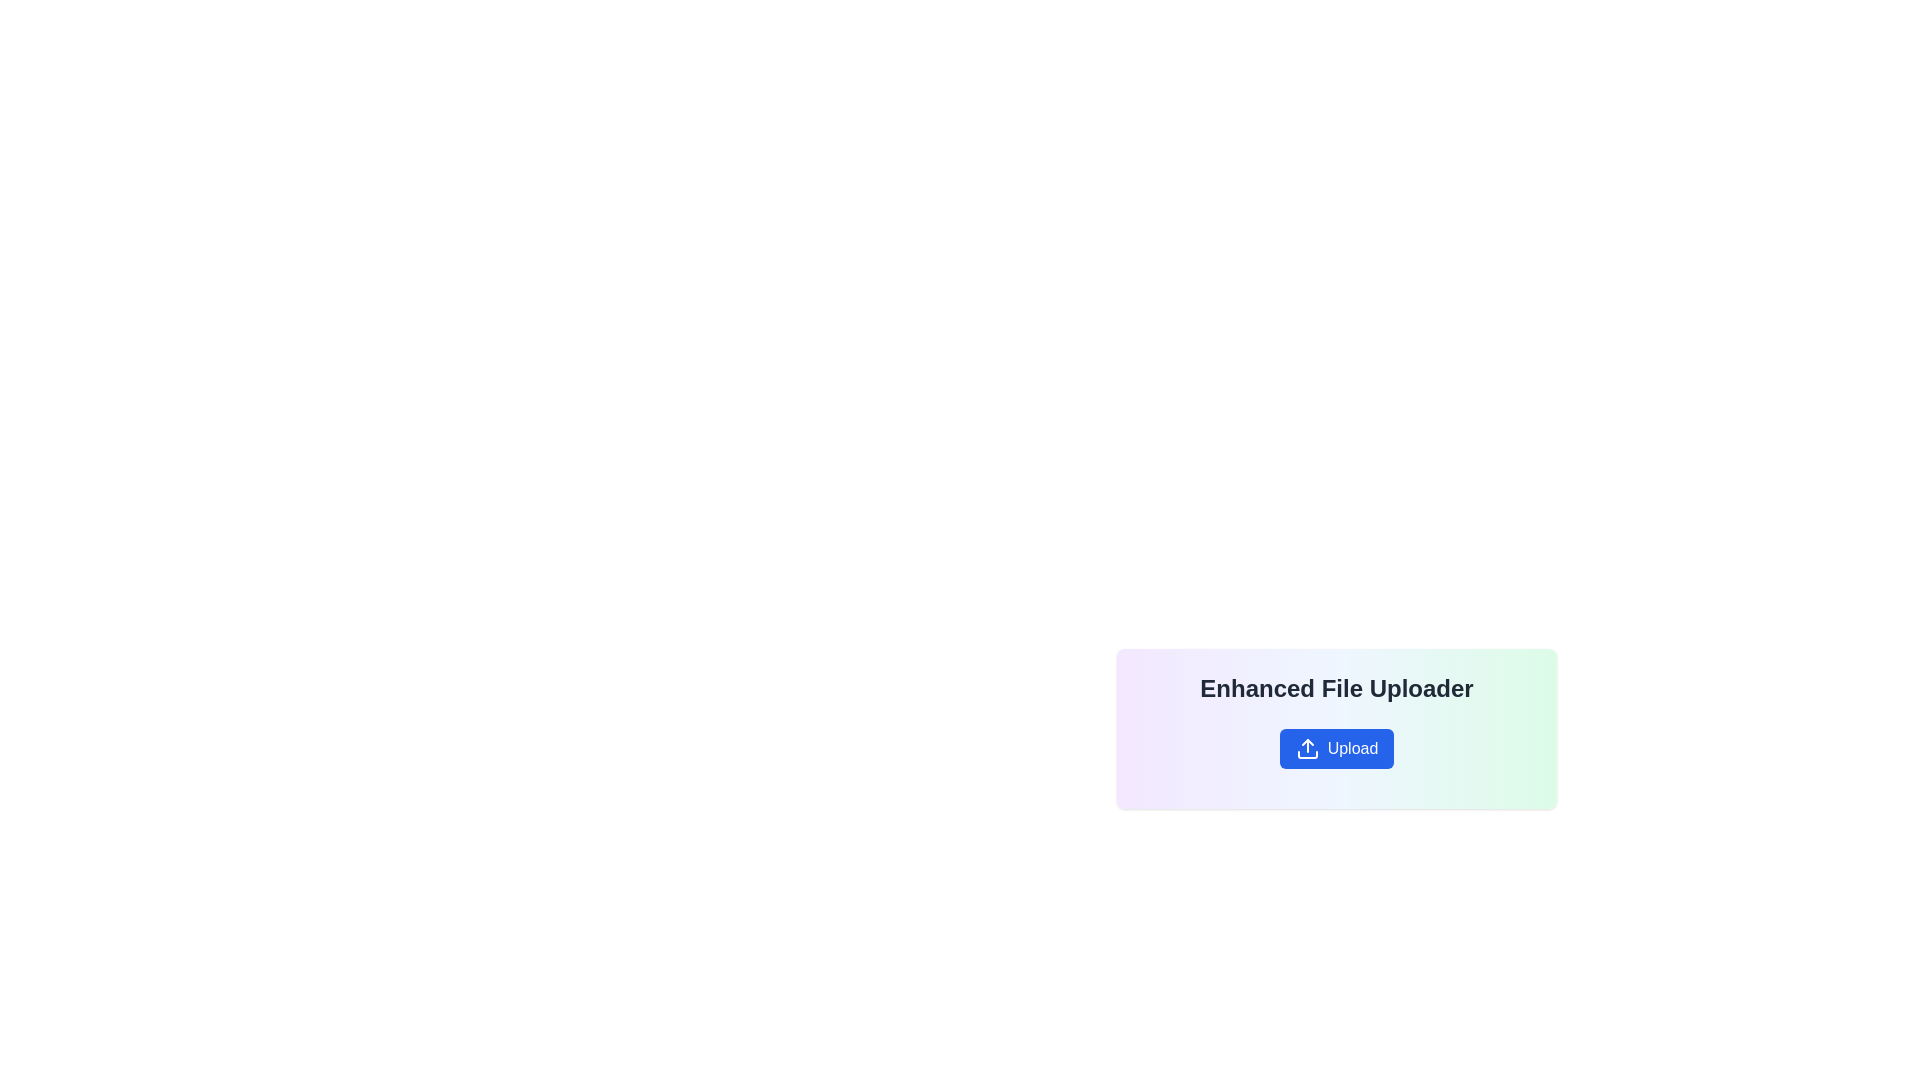 The image size is (1920, 1080). Describe the element at coordinates (1337, 729) in the screenshot. I see `the upload button located below the 'Enhanced File Uploader' text within the gradient box to initiate the file upload action` at that location.